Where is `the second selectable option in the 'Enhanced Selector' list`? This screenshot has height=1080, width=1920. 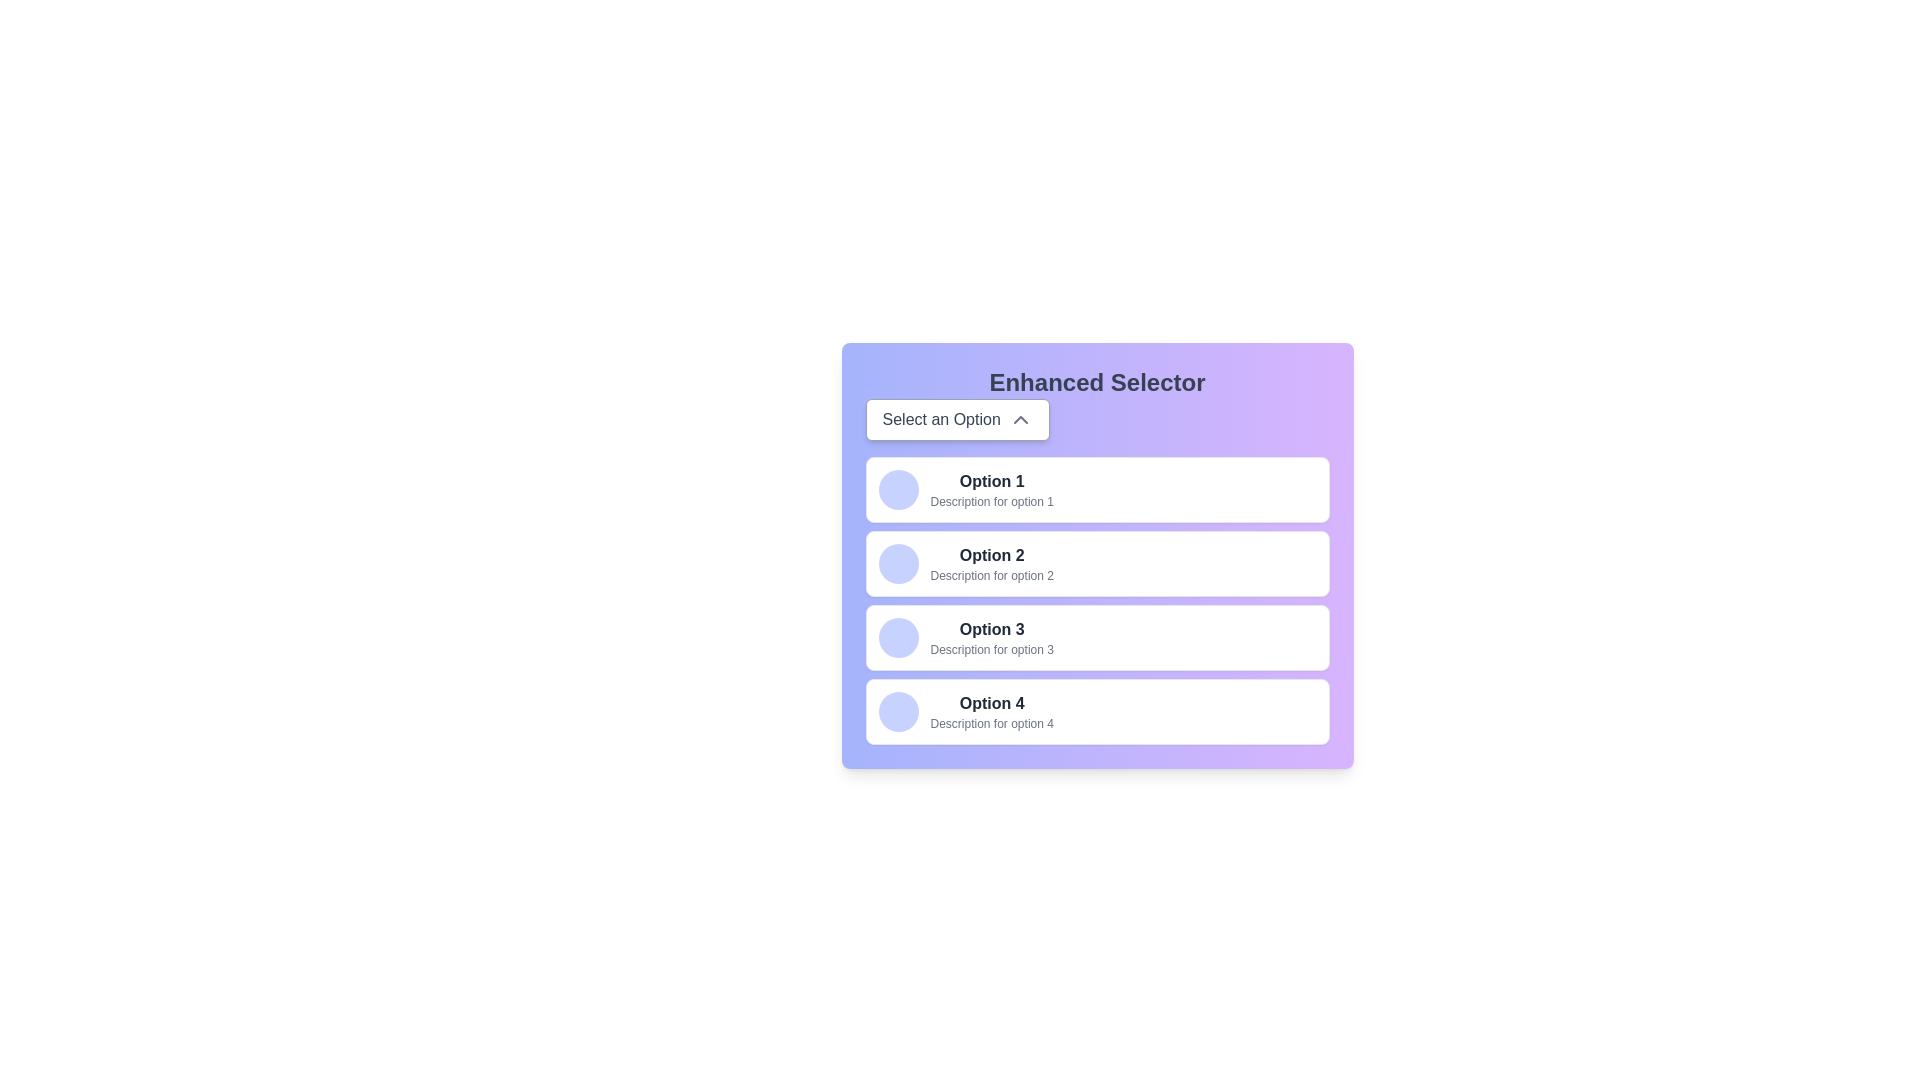 the second selectable option in the 'Enhanced Selector' list is located at coordinates (992, 563).